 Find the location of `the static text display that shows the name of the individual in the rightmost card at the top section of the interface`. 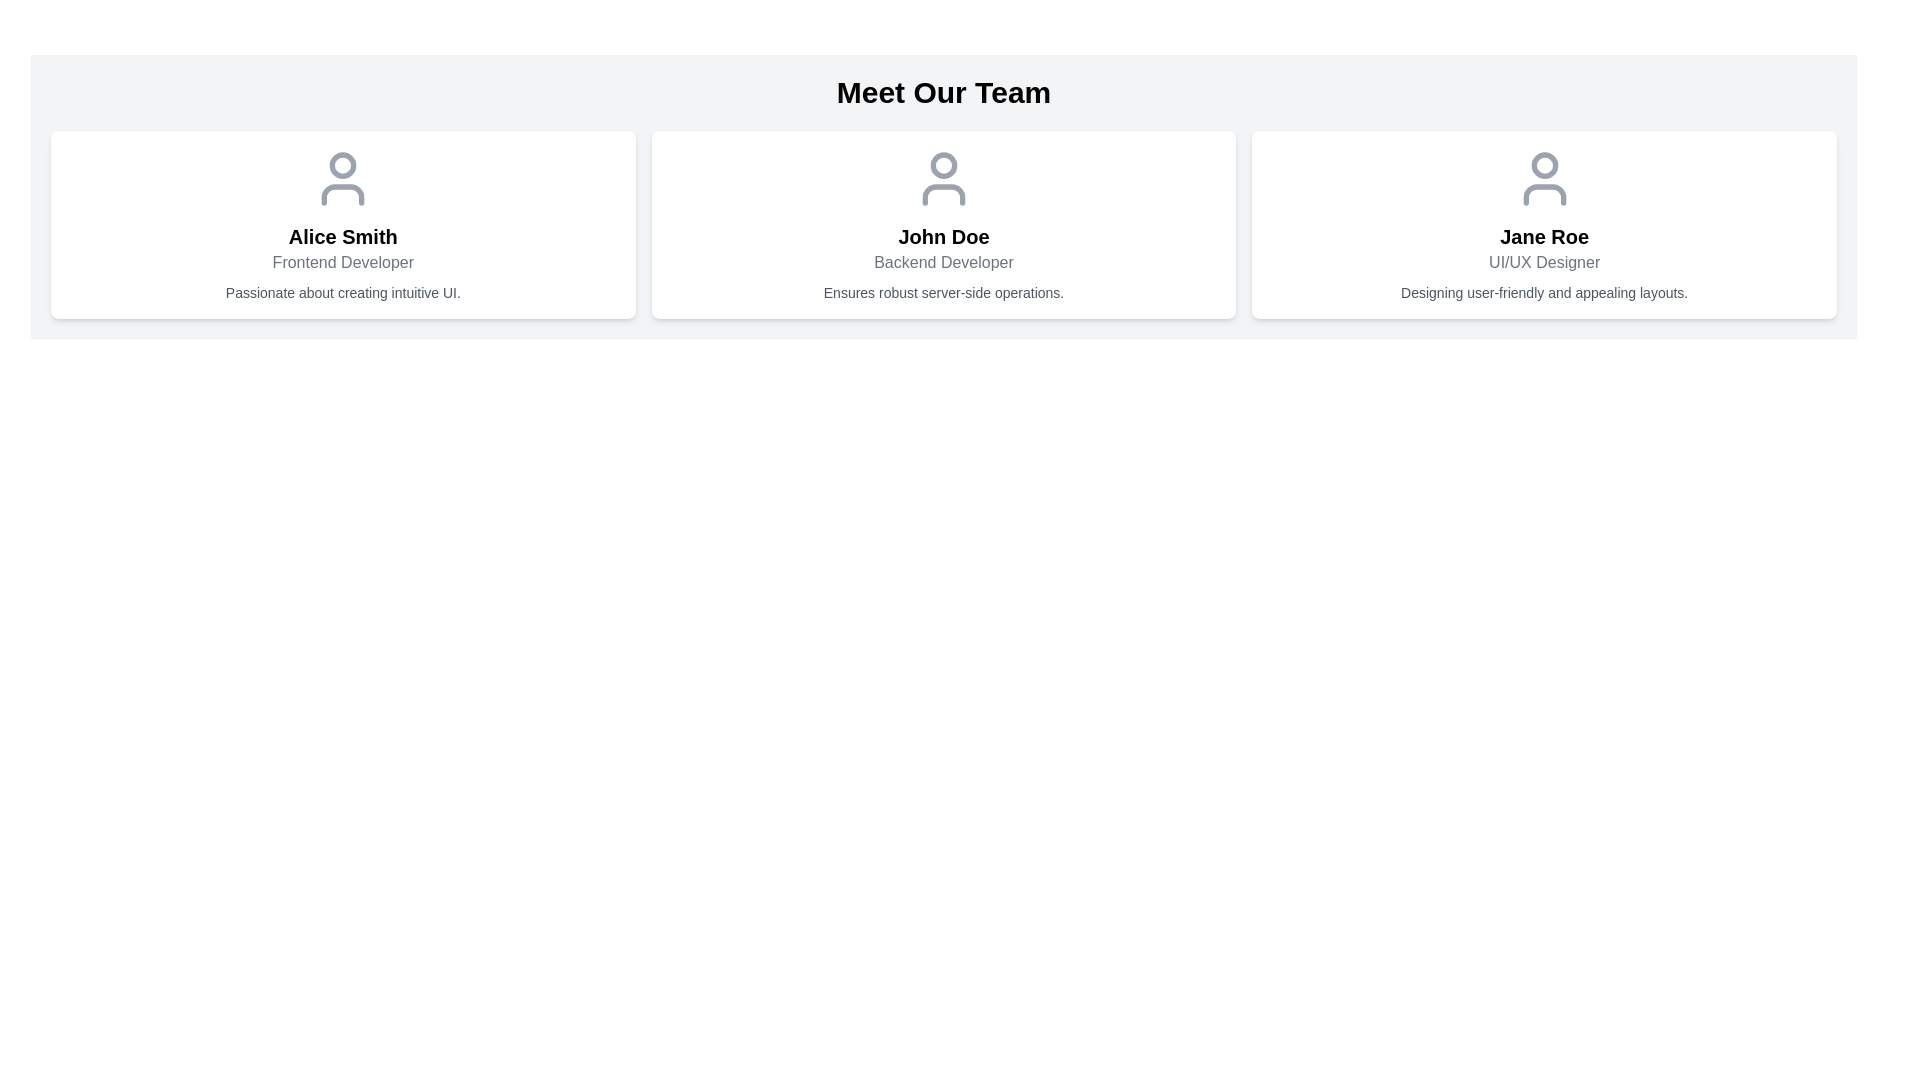

the static text display that shows the name of the individual in the rightmost card at the top section of the interface is located at coordinates (1543, 235).